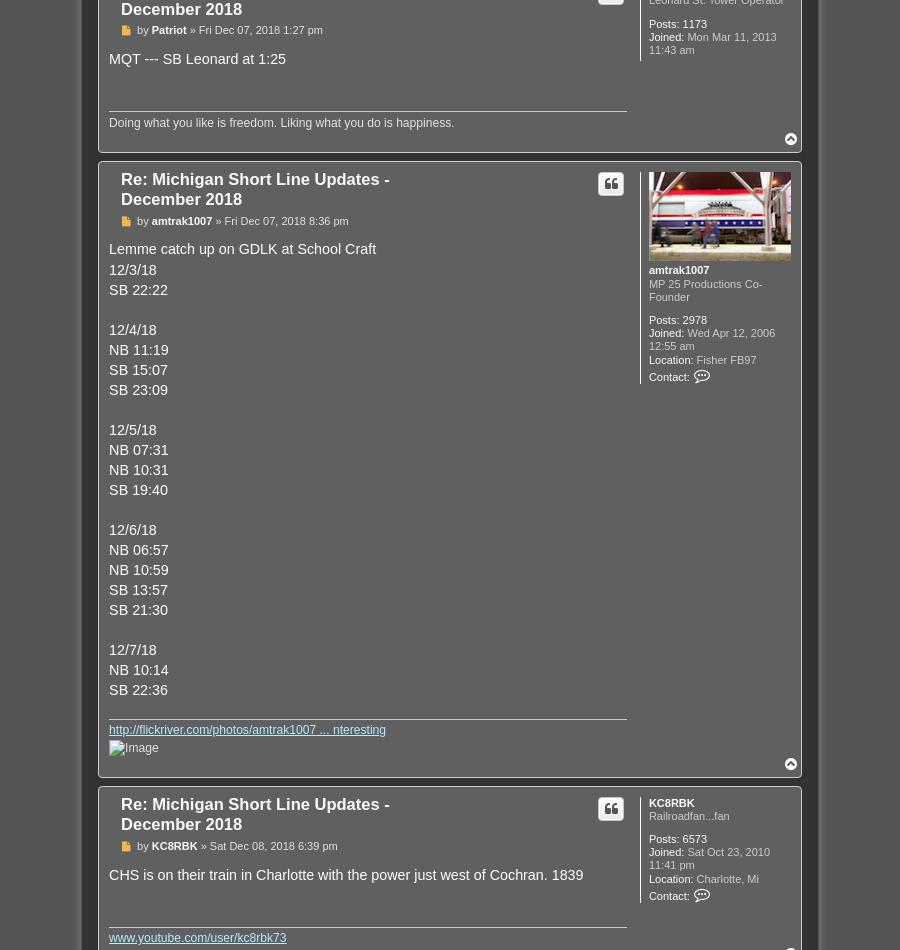  I want to click on 'Fri Dec 07, 2018 1:27 pm', so click(259, 30).